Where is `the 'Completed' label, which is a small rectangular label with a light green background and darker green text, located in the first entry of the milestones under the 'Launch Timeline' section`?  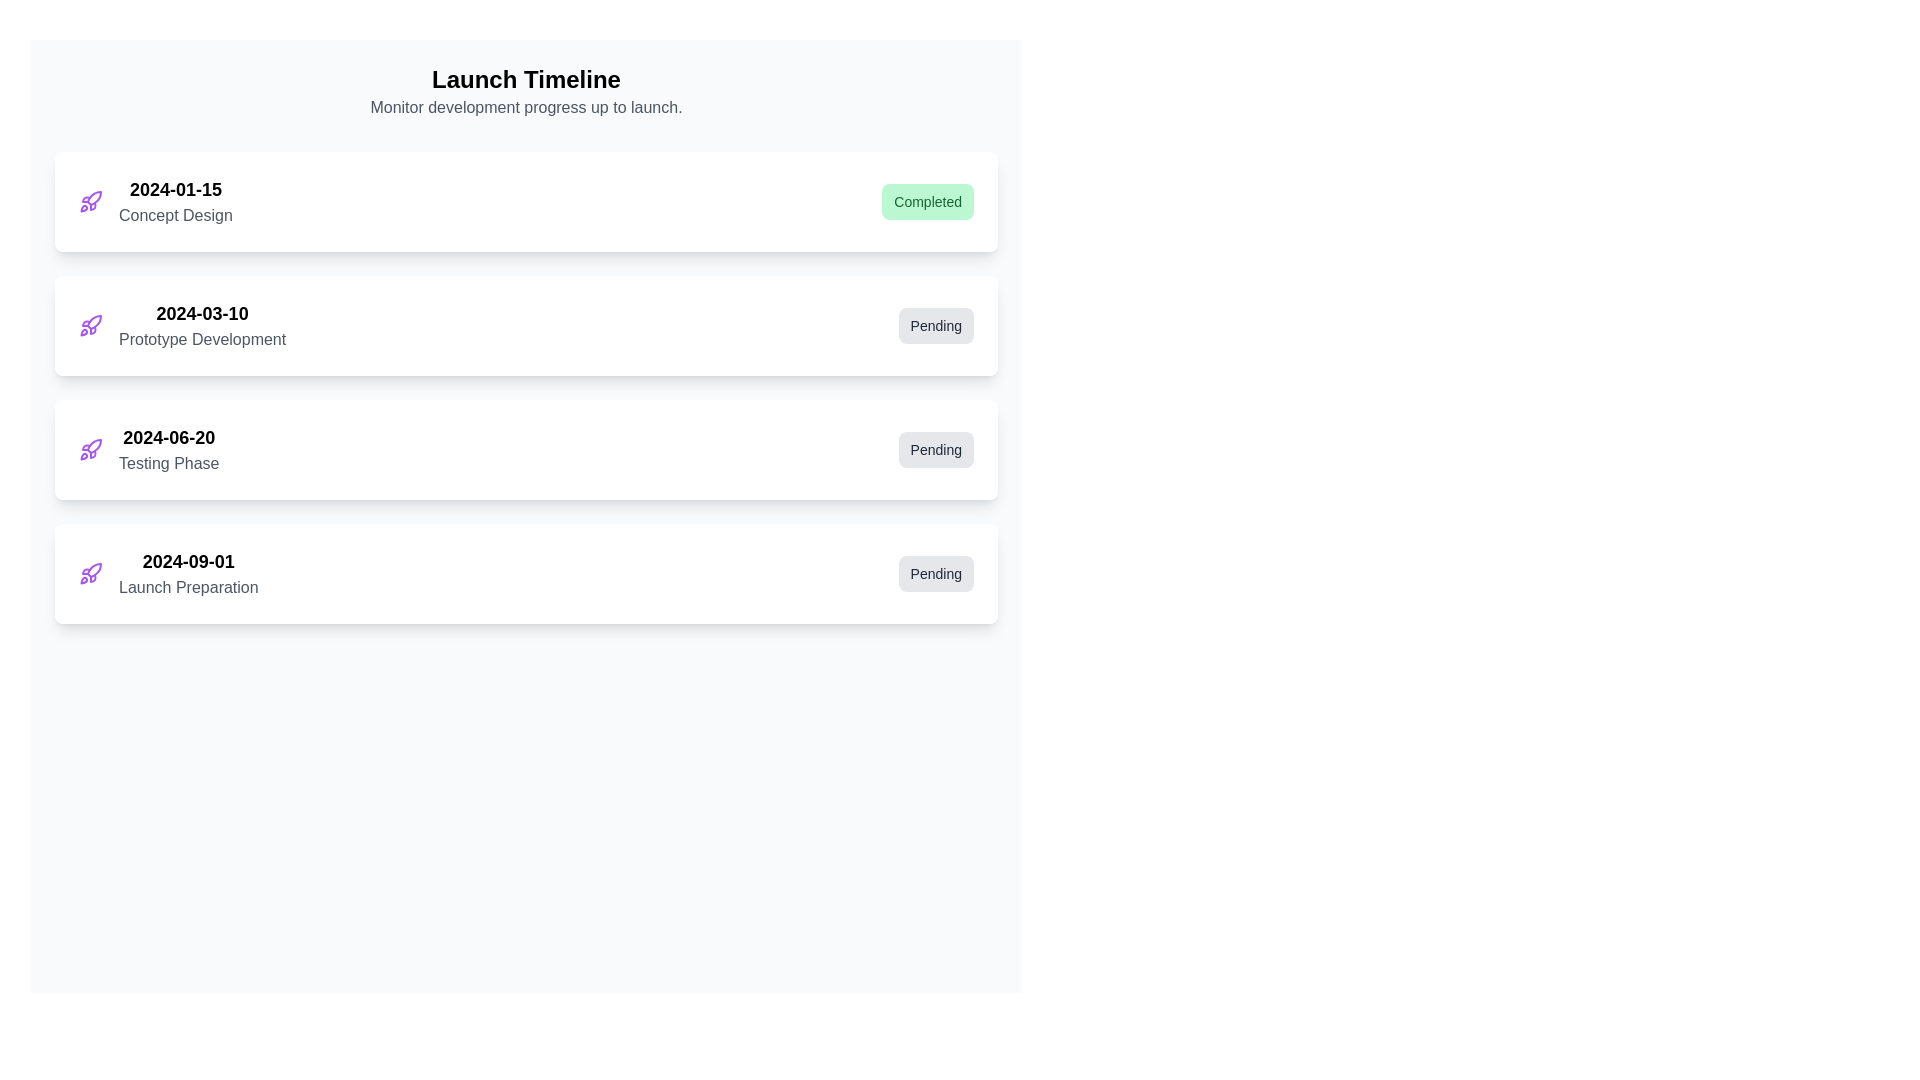 the 'Completed' label, which is a small rectangular label with a light green background and darker green text, located in the first entry of the milestones under the 'Launch Timeline' section is located at coordinates (927, 201).